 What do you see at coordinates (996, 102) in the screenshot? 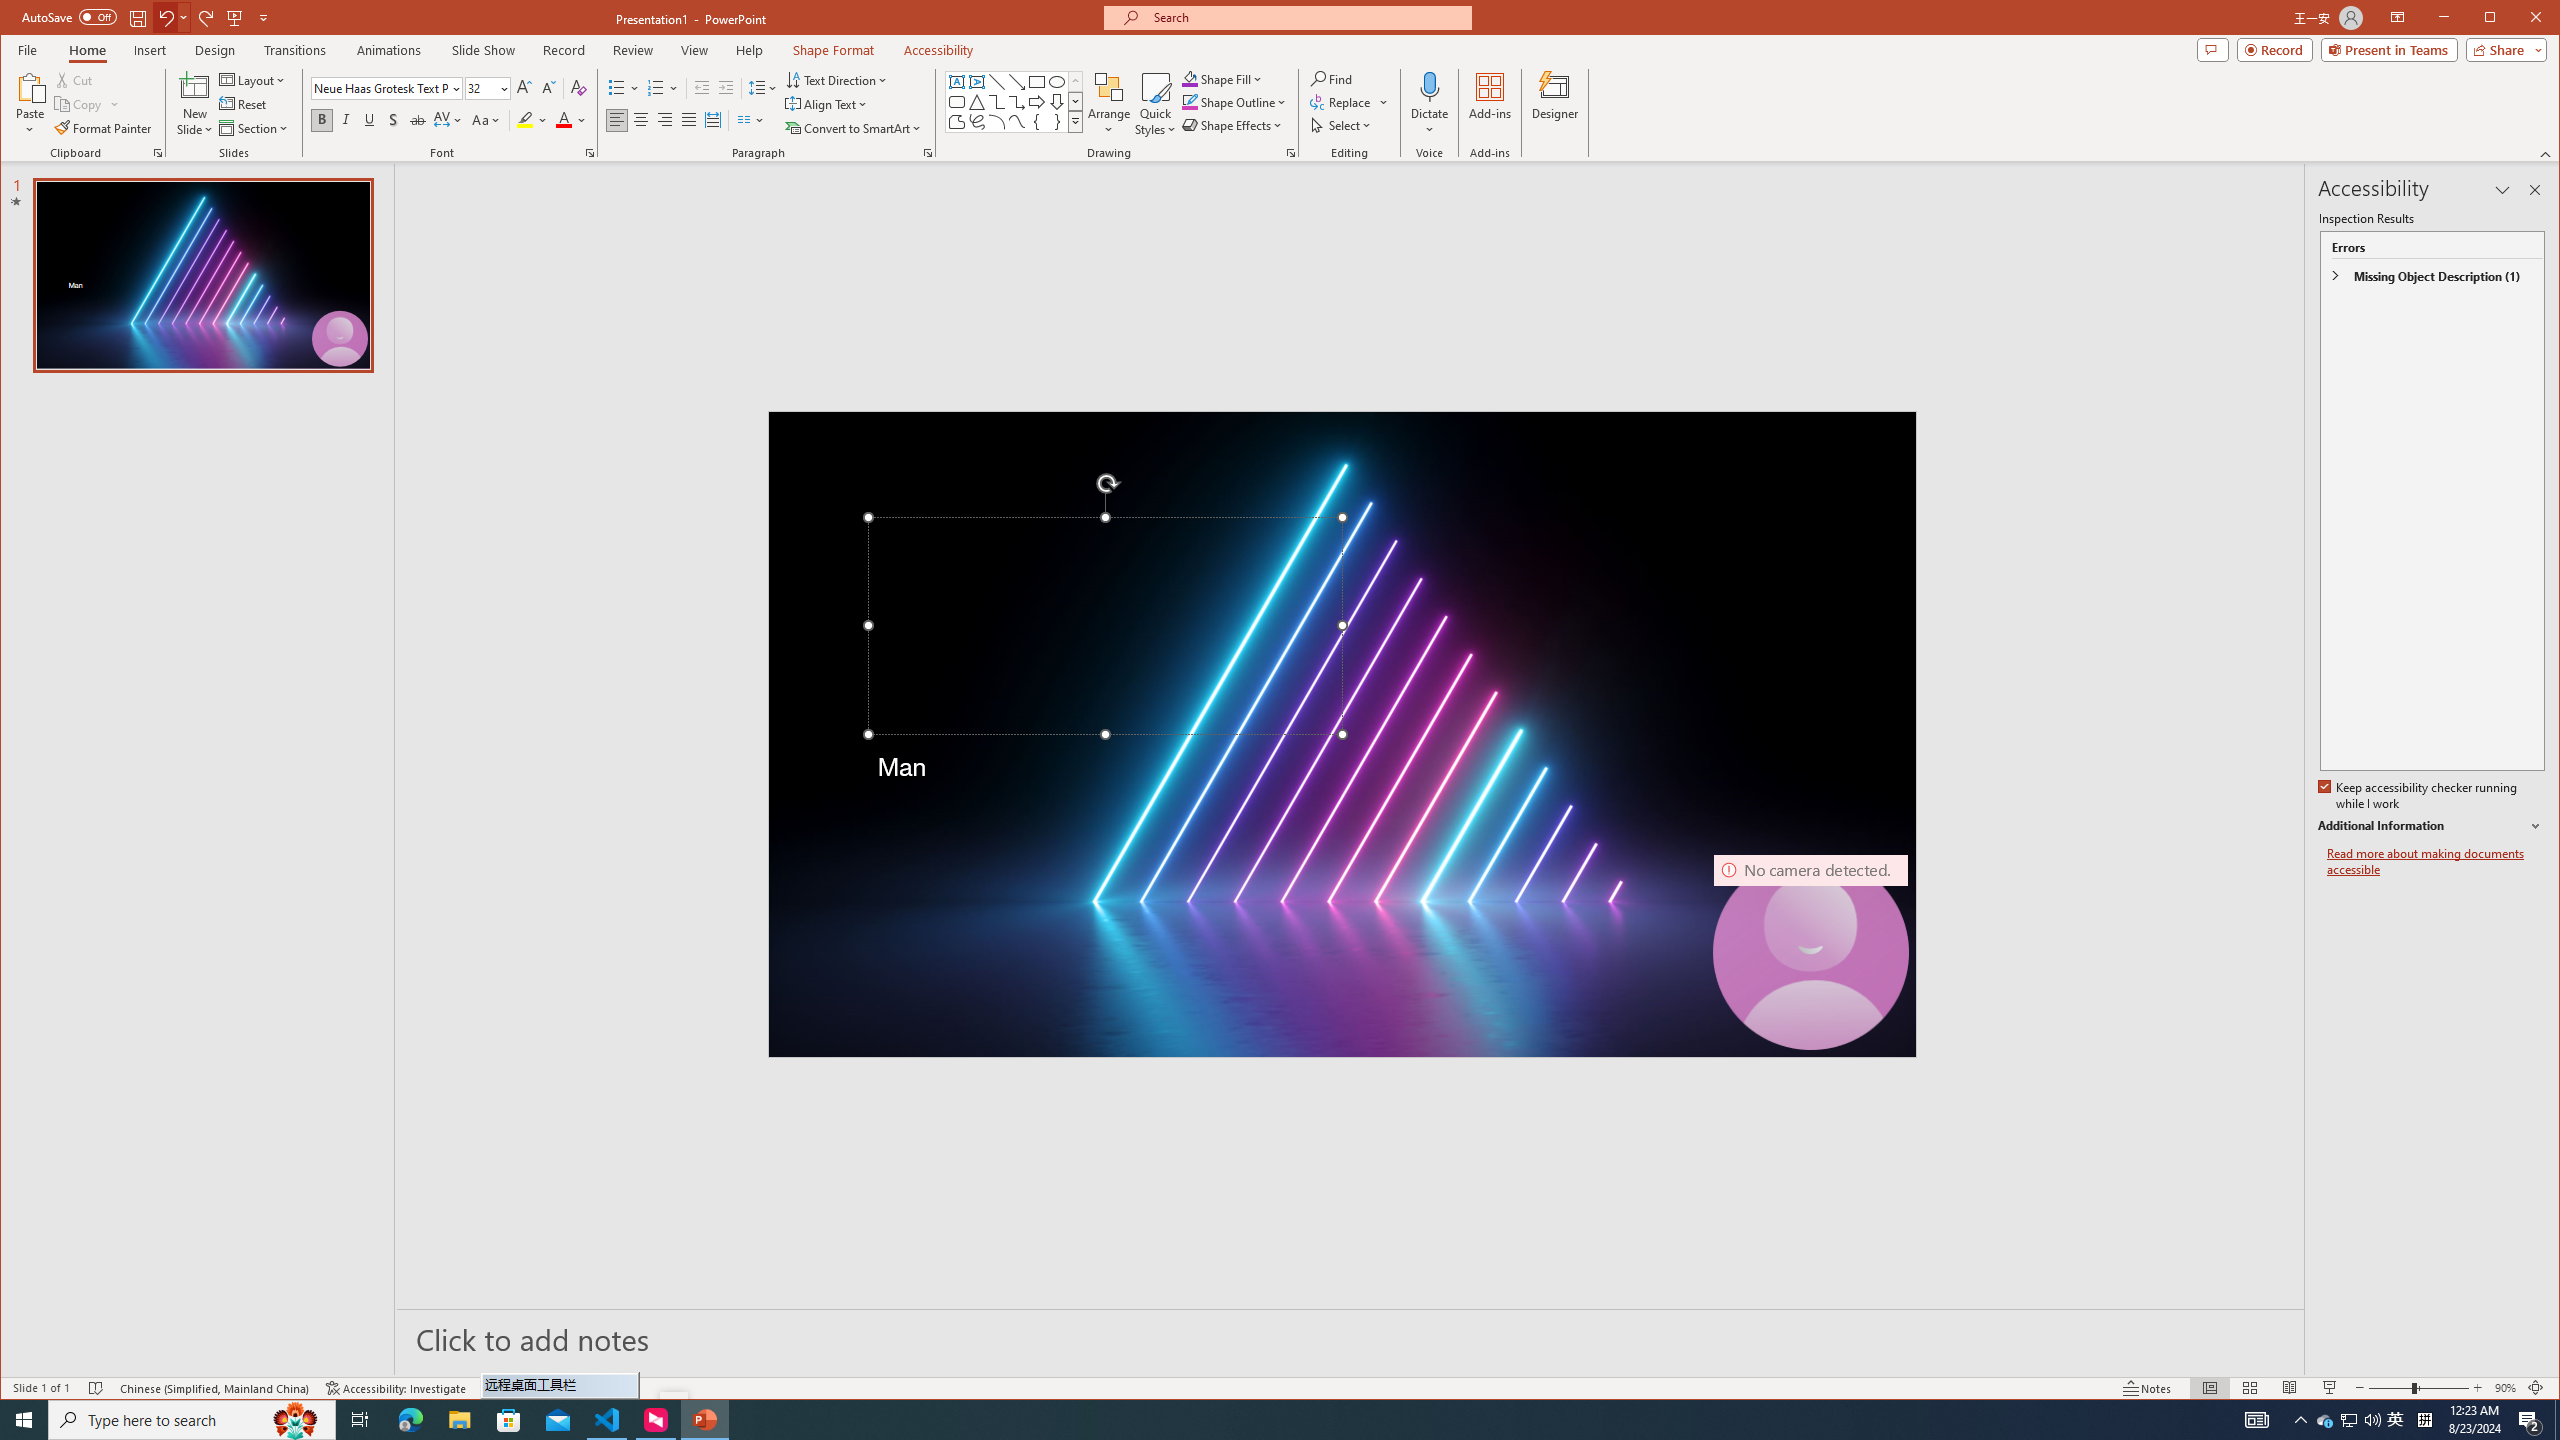
I see `'Connector: Elbow'` at bounding box center [996, 102].